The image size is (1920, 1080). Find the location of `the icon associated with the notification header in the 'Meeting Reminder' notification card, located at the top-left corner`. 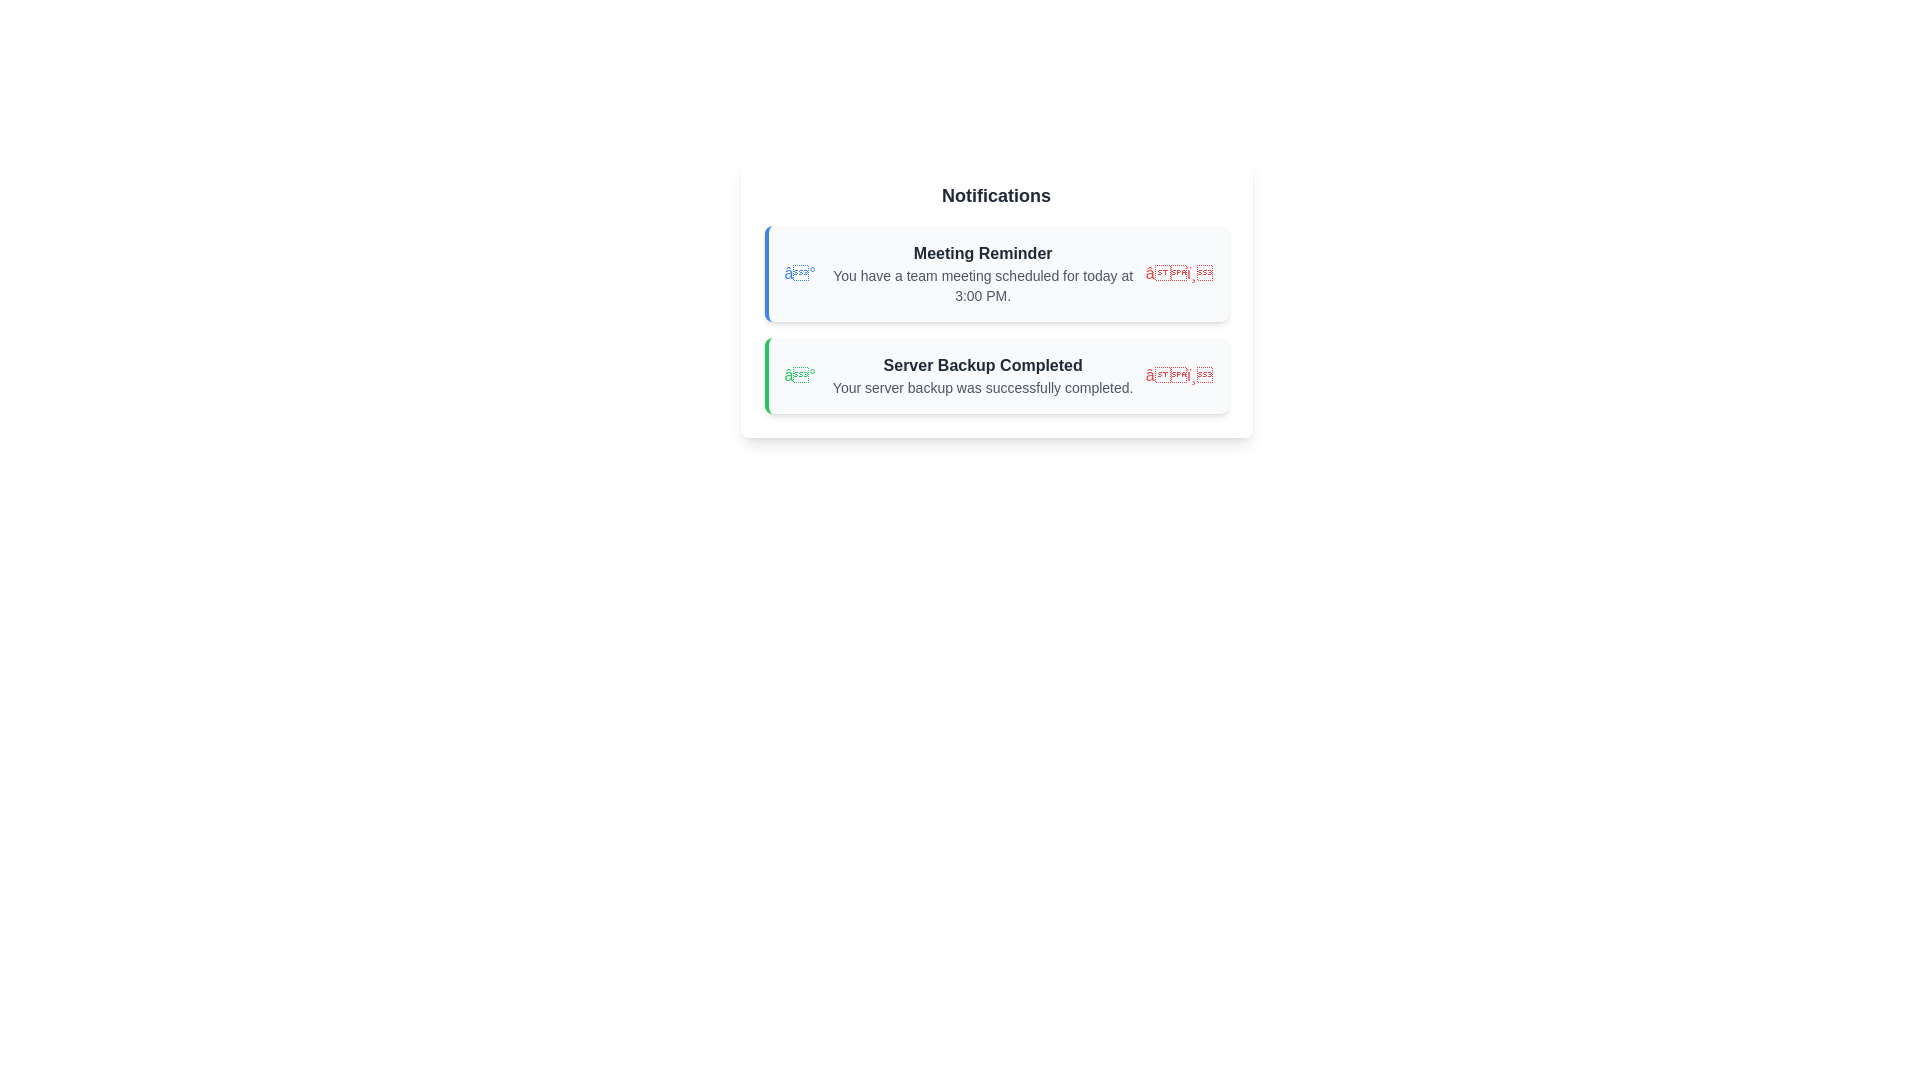

the icon associated with the notification header in the 'Meeting Reminder' notification card, located at the top-left corner is located at coordinates (795, 273).